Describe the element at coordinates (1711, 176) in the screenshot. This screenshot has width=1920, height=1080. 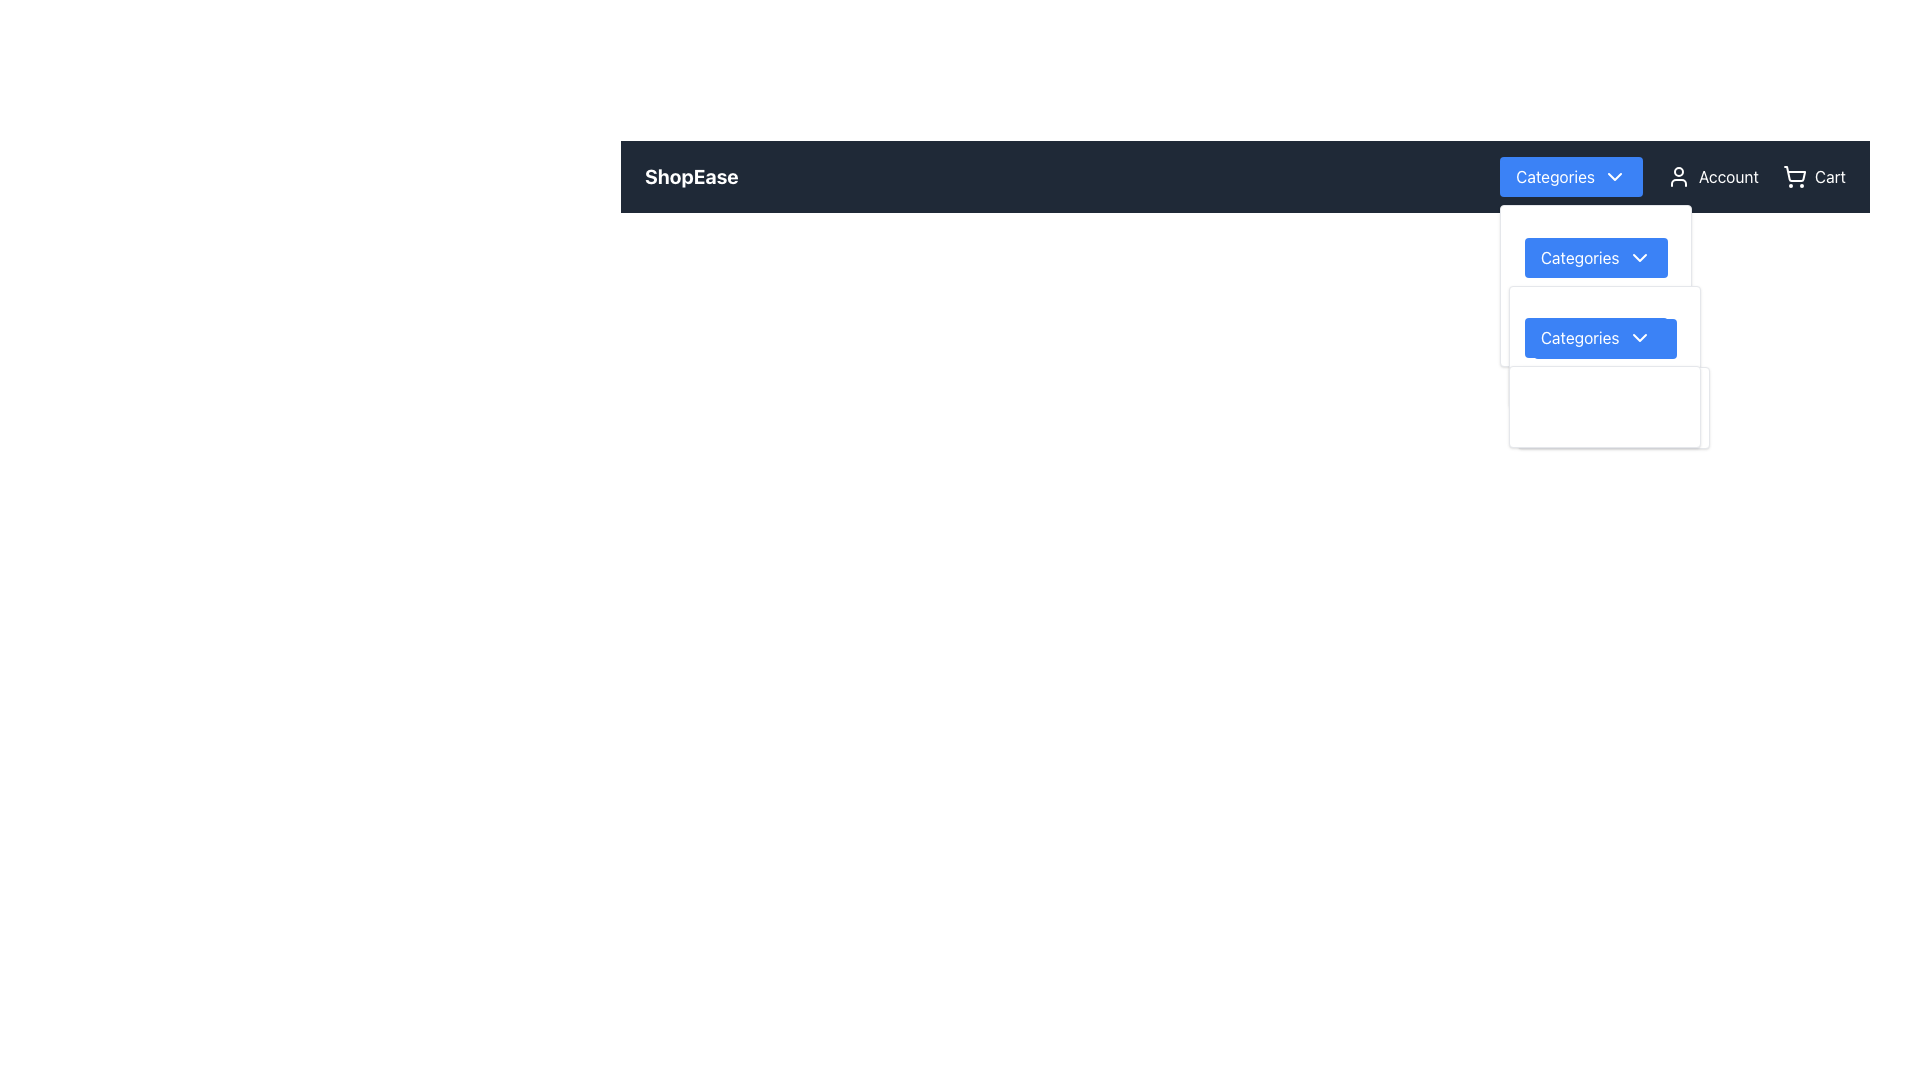
I see `the account navigation button located on the right side of the top navigation bar, adjacent to the 'Cart' button` at that location.